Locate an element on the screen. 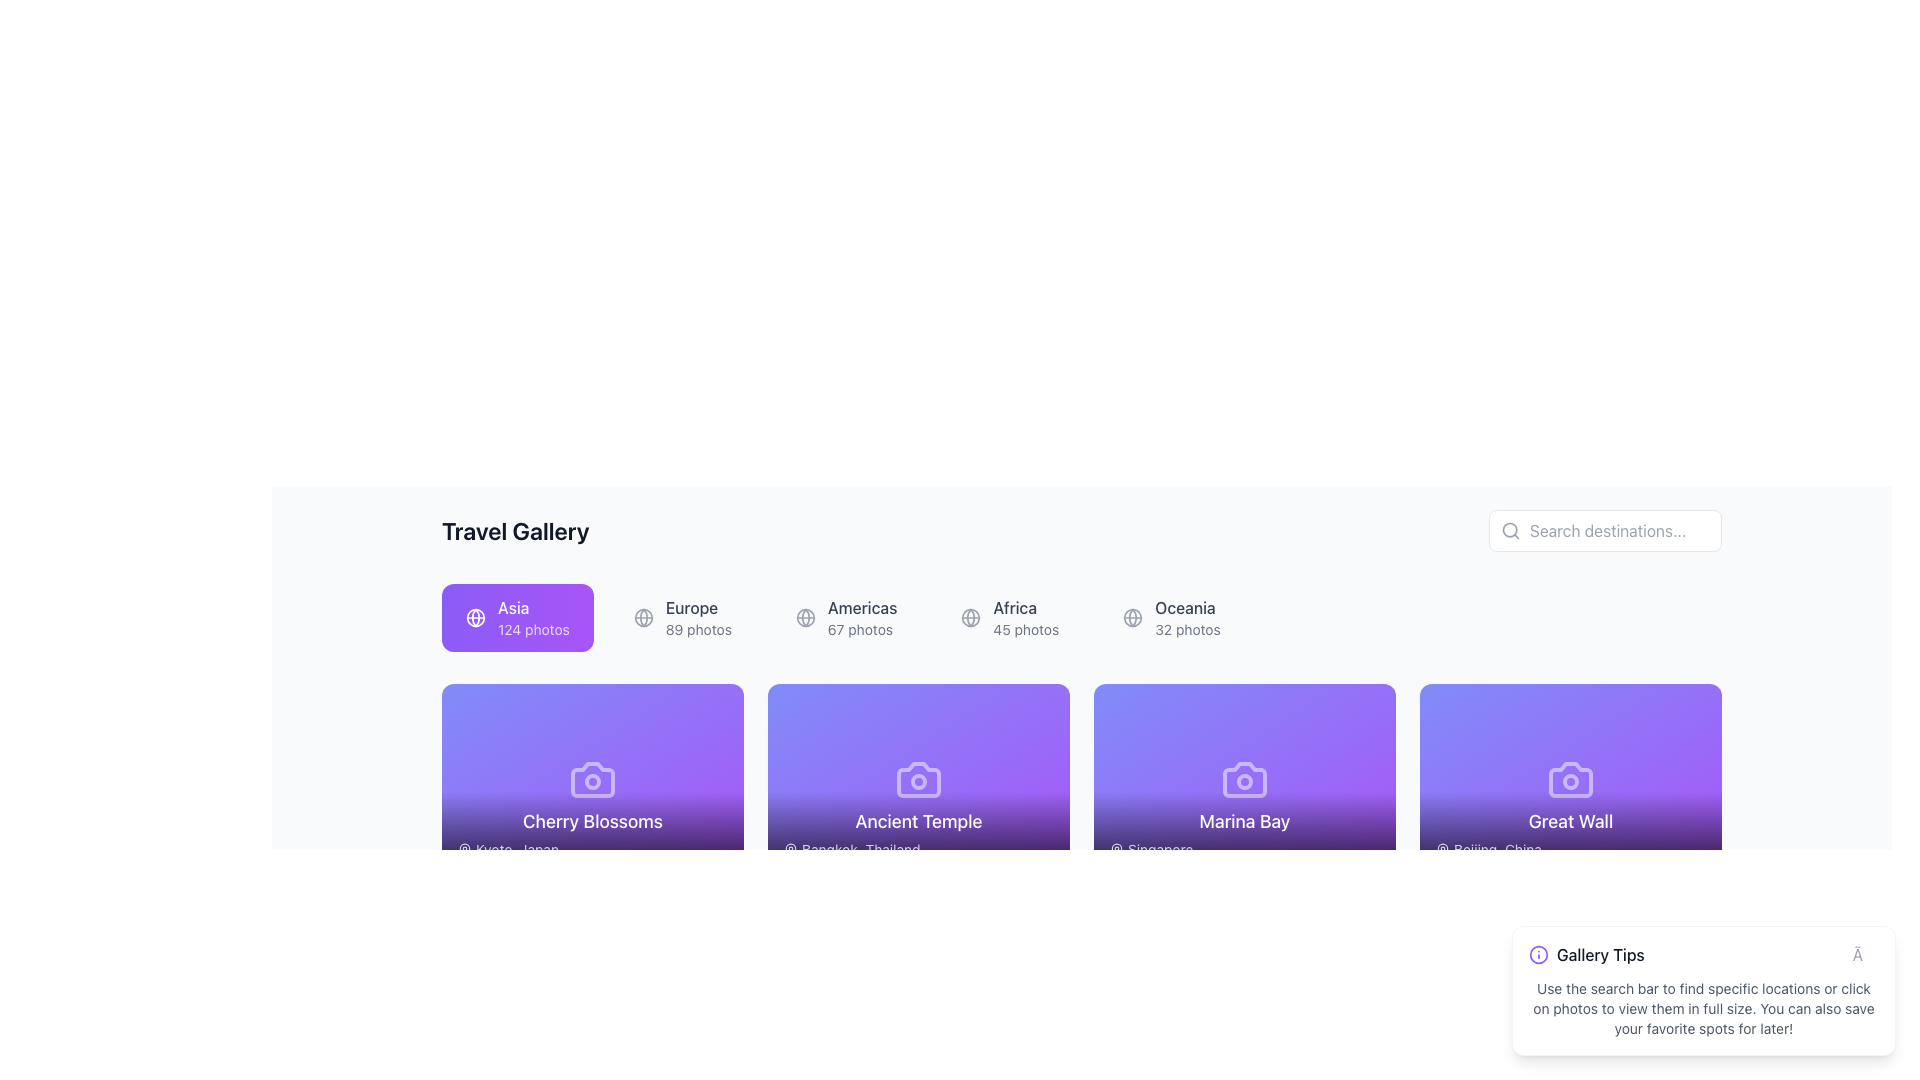 The height and width of the screenshot is (1080, 1920). the globe icon representing Asia in the Travel Gallery section, which is a circular outline icon surrounded by additional paths is located at coordinates (474, 616).